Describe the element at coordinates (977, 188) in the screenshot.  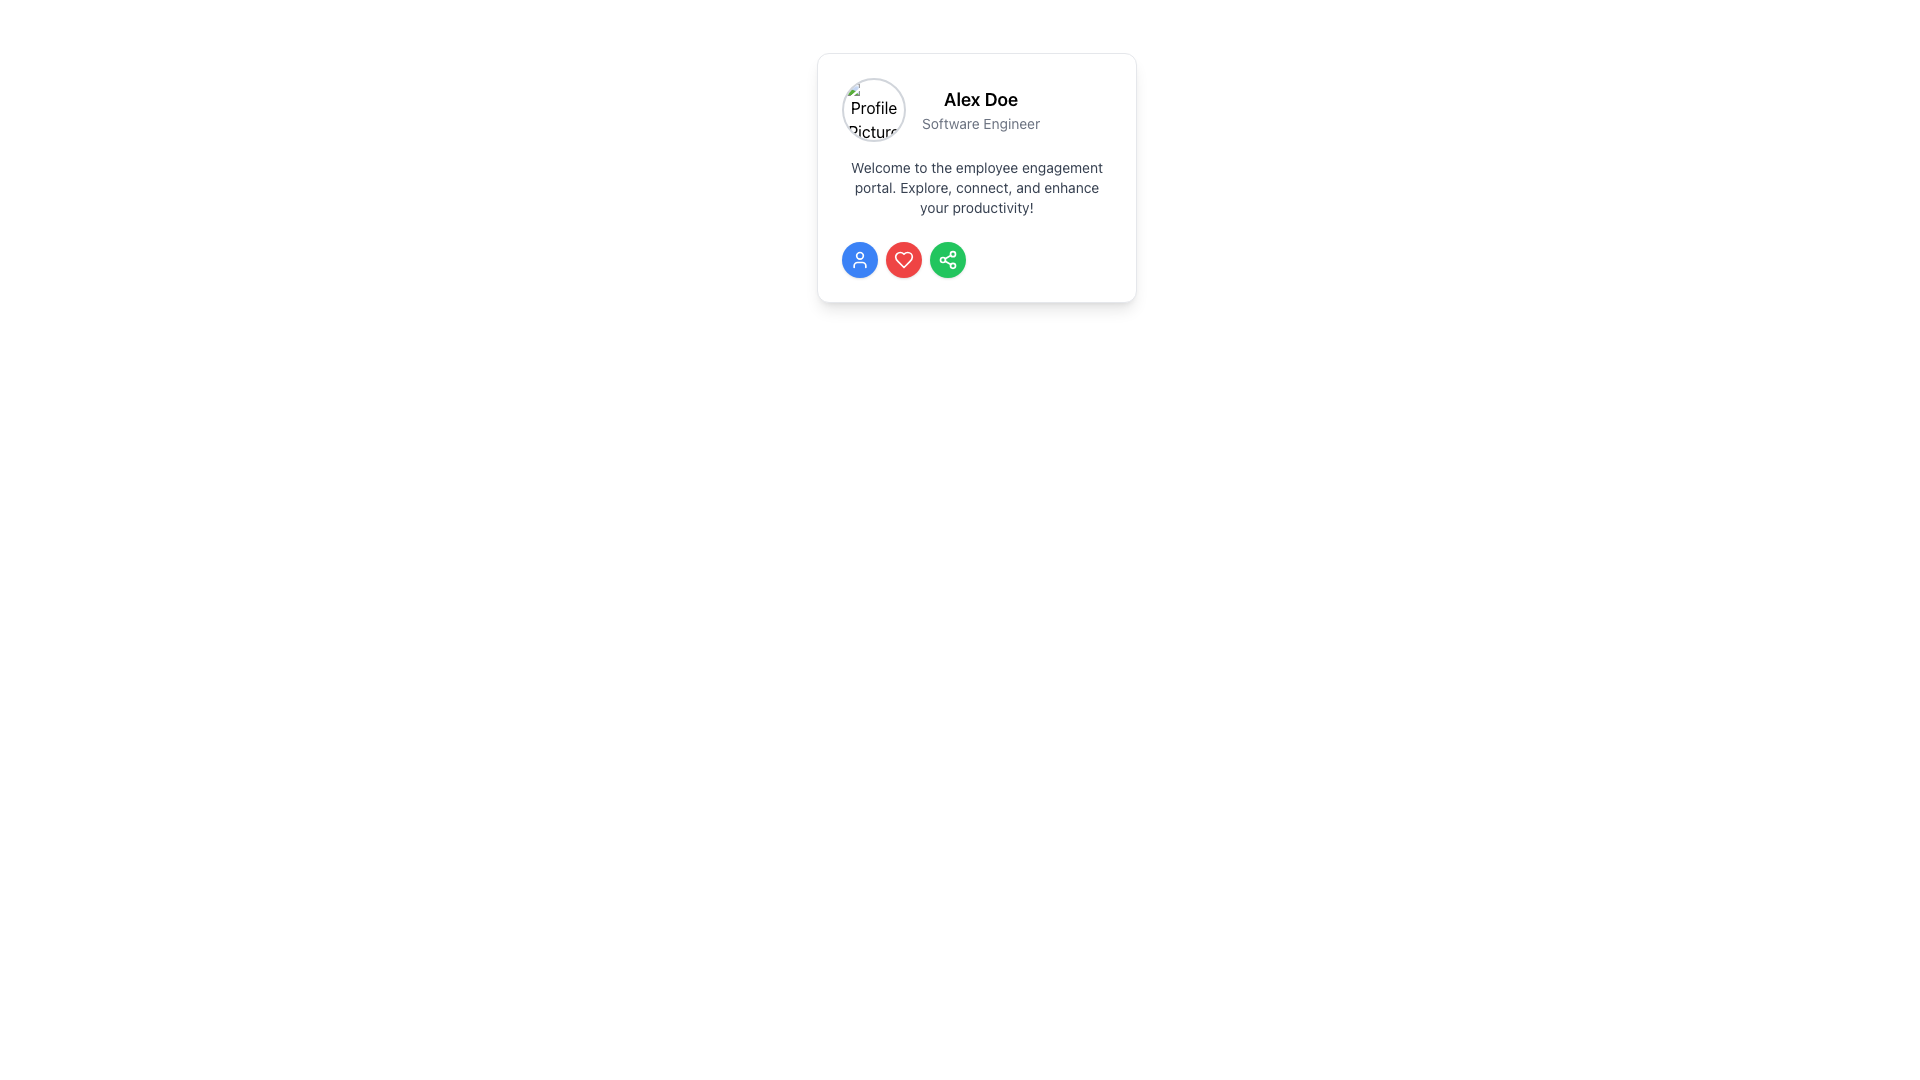
I see `greeting and description text located in the card layout above the circular colored buttons, centered under the user's name 'Alex Doe' and title 'Software Engineer'` at that location.